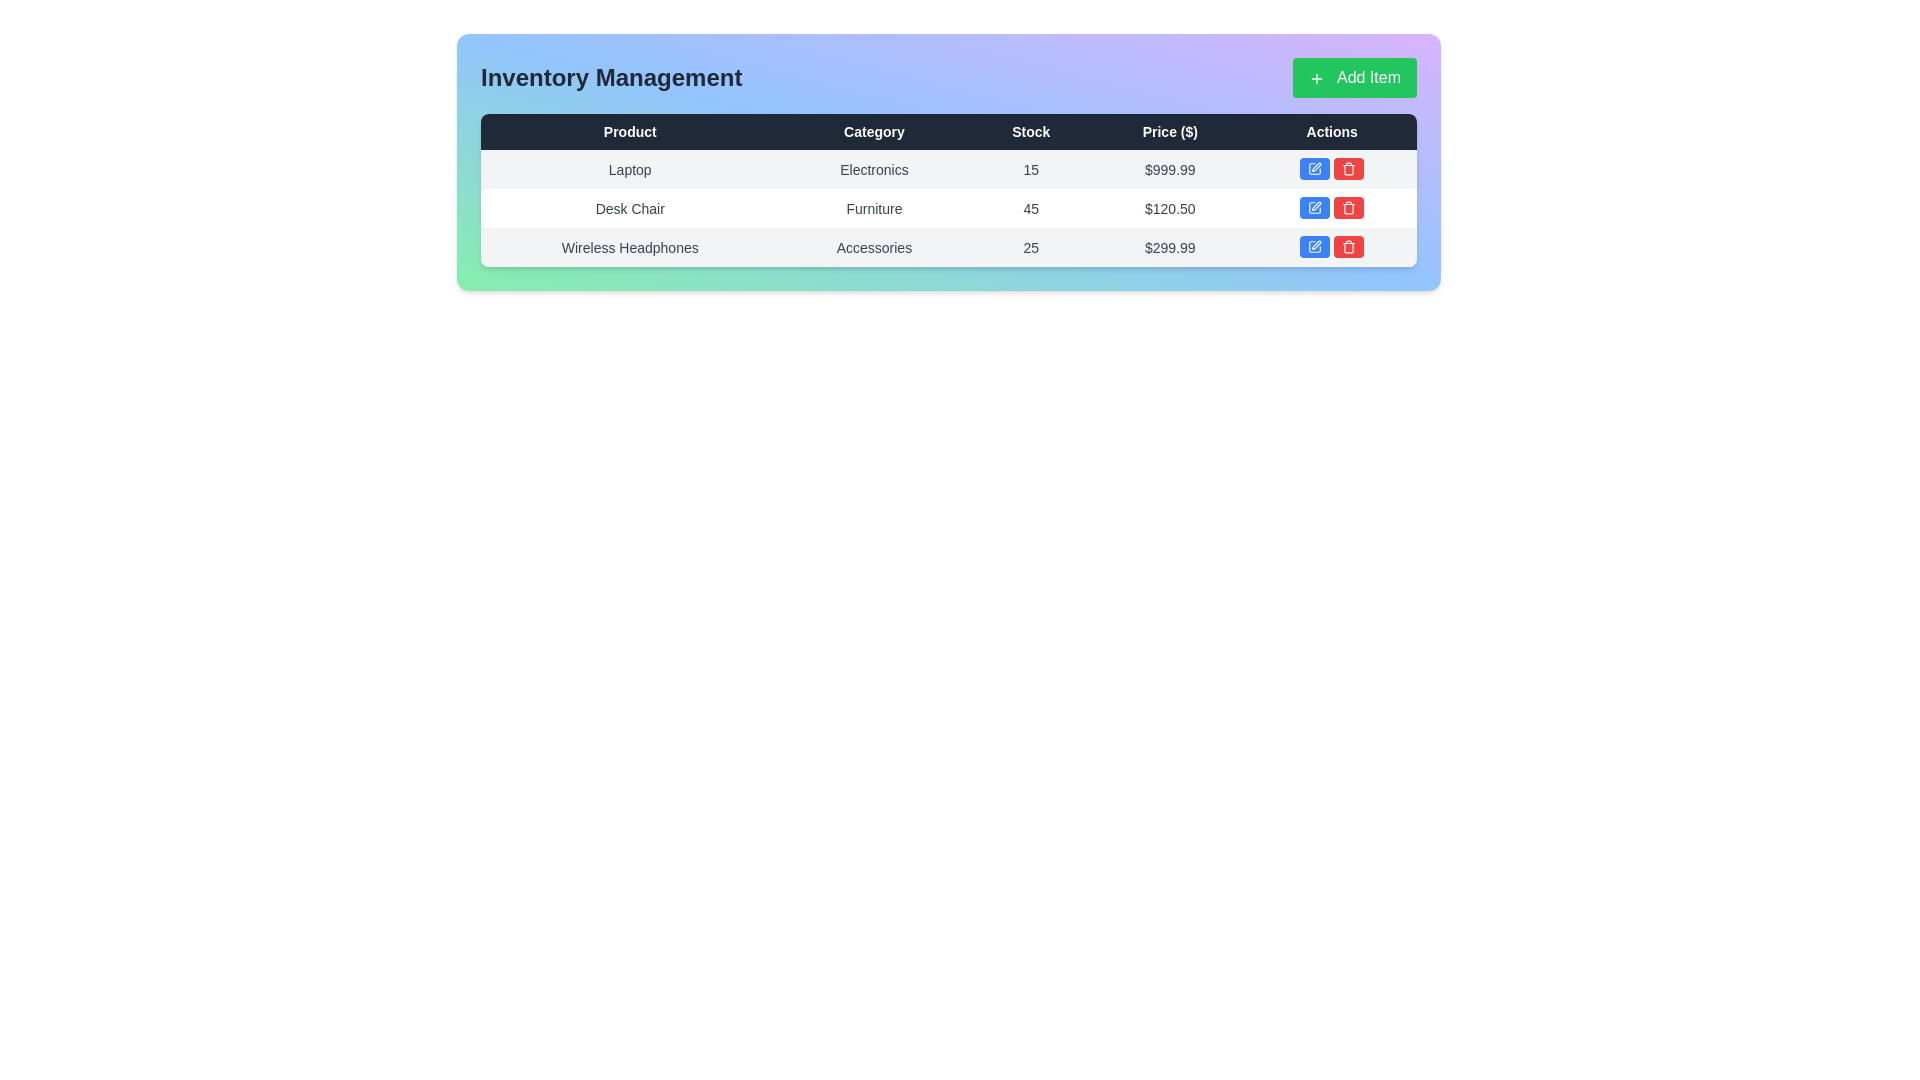 The image size is (1920, 1080). What do you see at coordinates (1315, 208) in the screenshot?
I see `the edit icon button located in the 'Actions' column for the second row corresponding to the 'Desk Chair' product entry` at bounding box center [1315, 208].